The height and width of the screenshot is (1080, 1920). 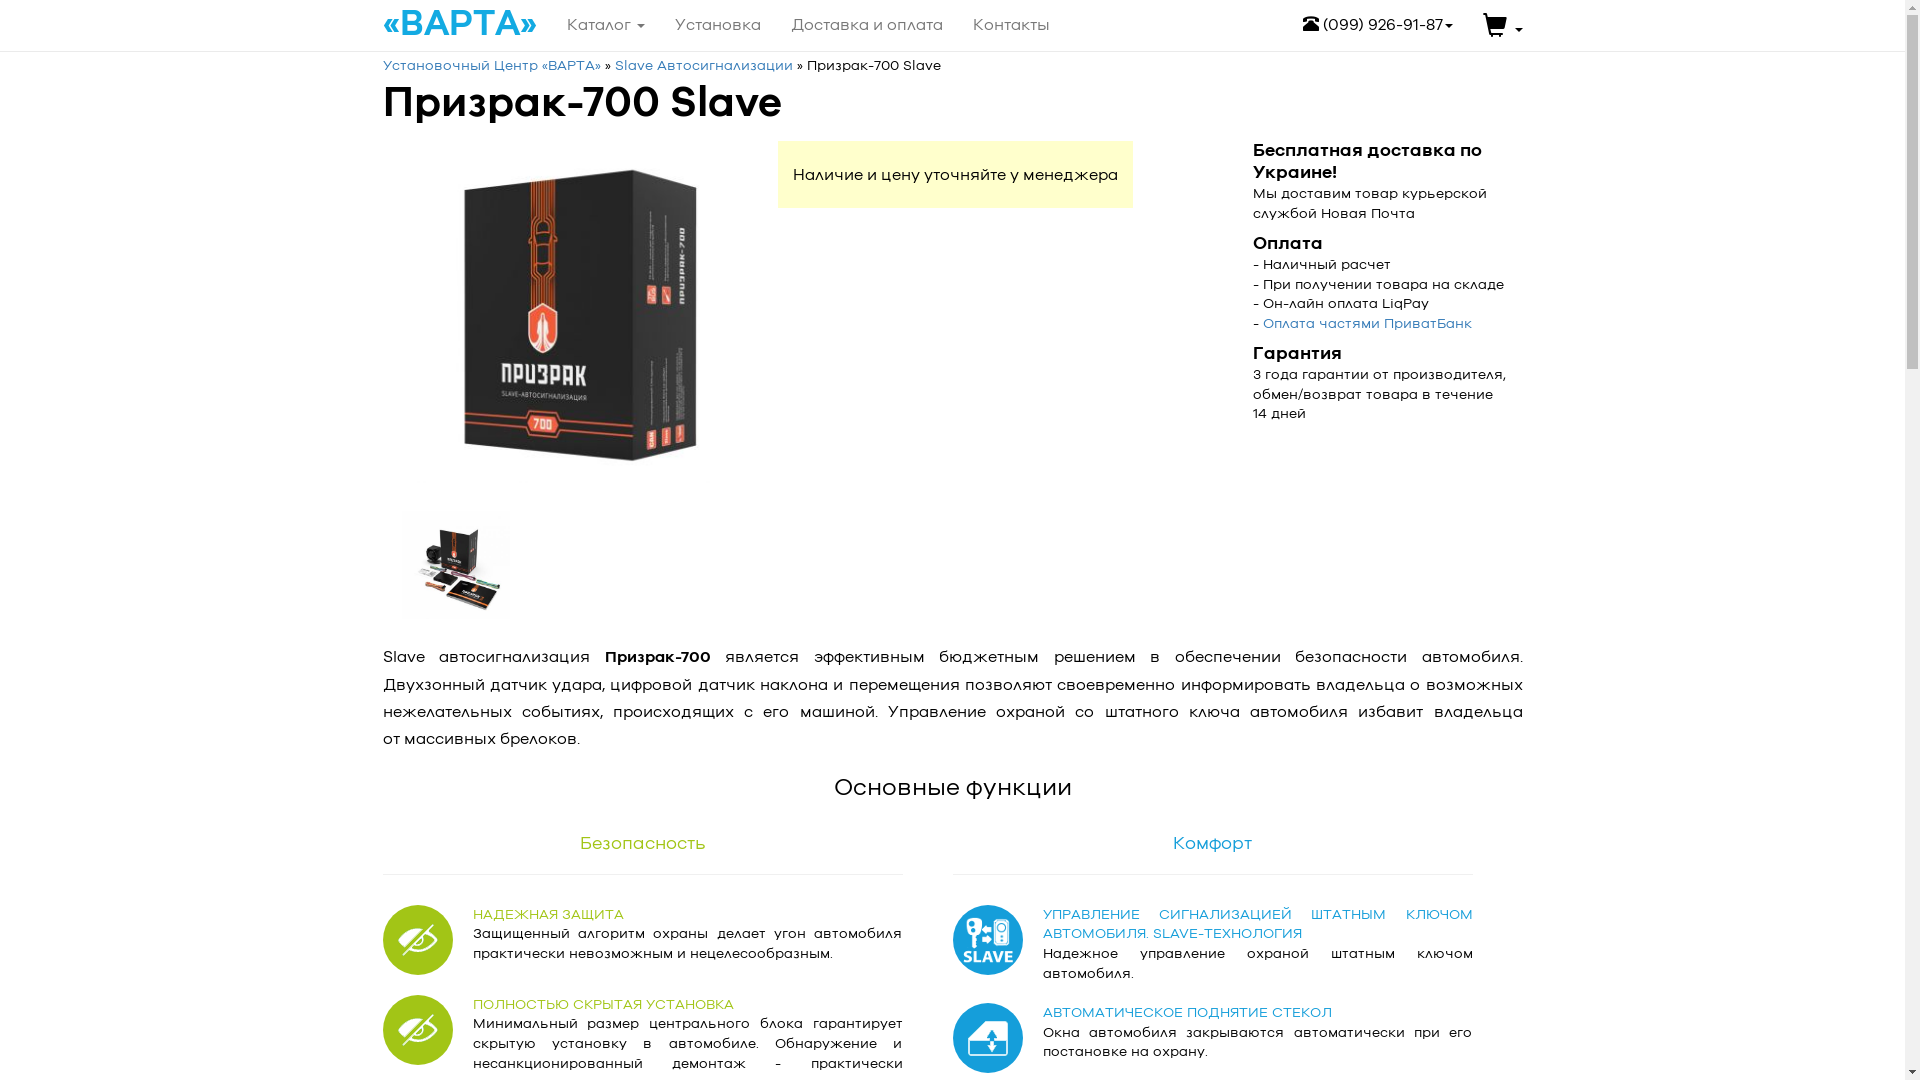 What do you see at coordinates (1376, 24) in the screenshot?
I see `'(099) 926-91-87'` at bounding box center [1376, 24].